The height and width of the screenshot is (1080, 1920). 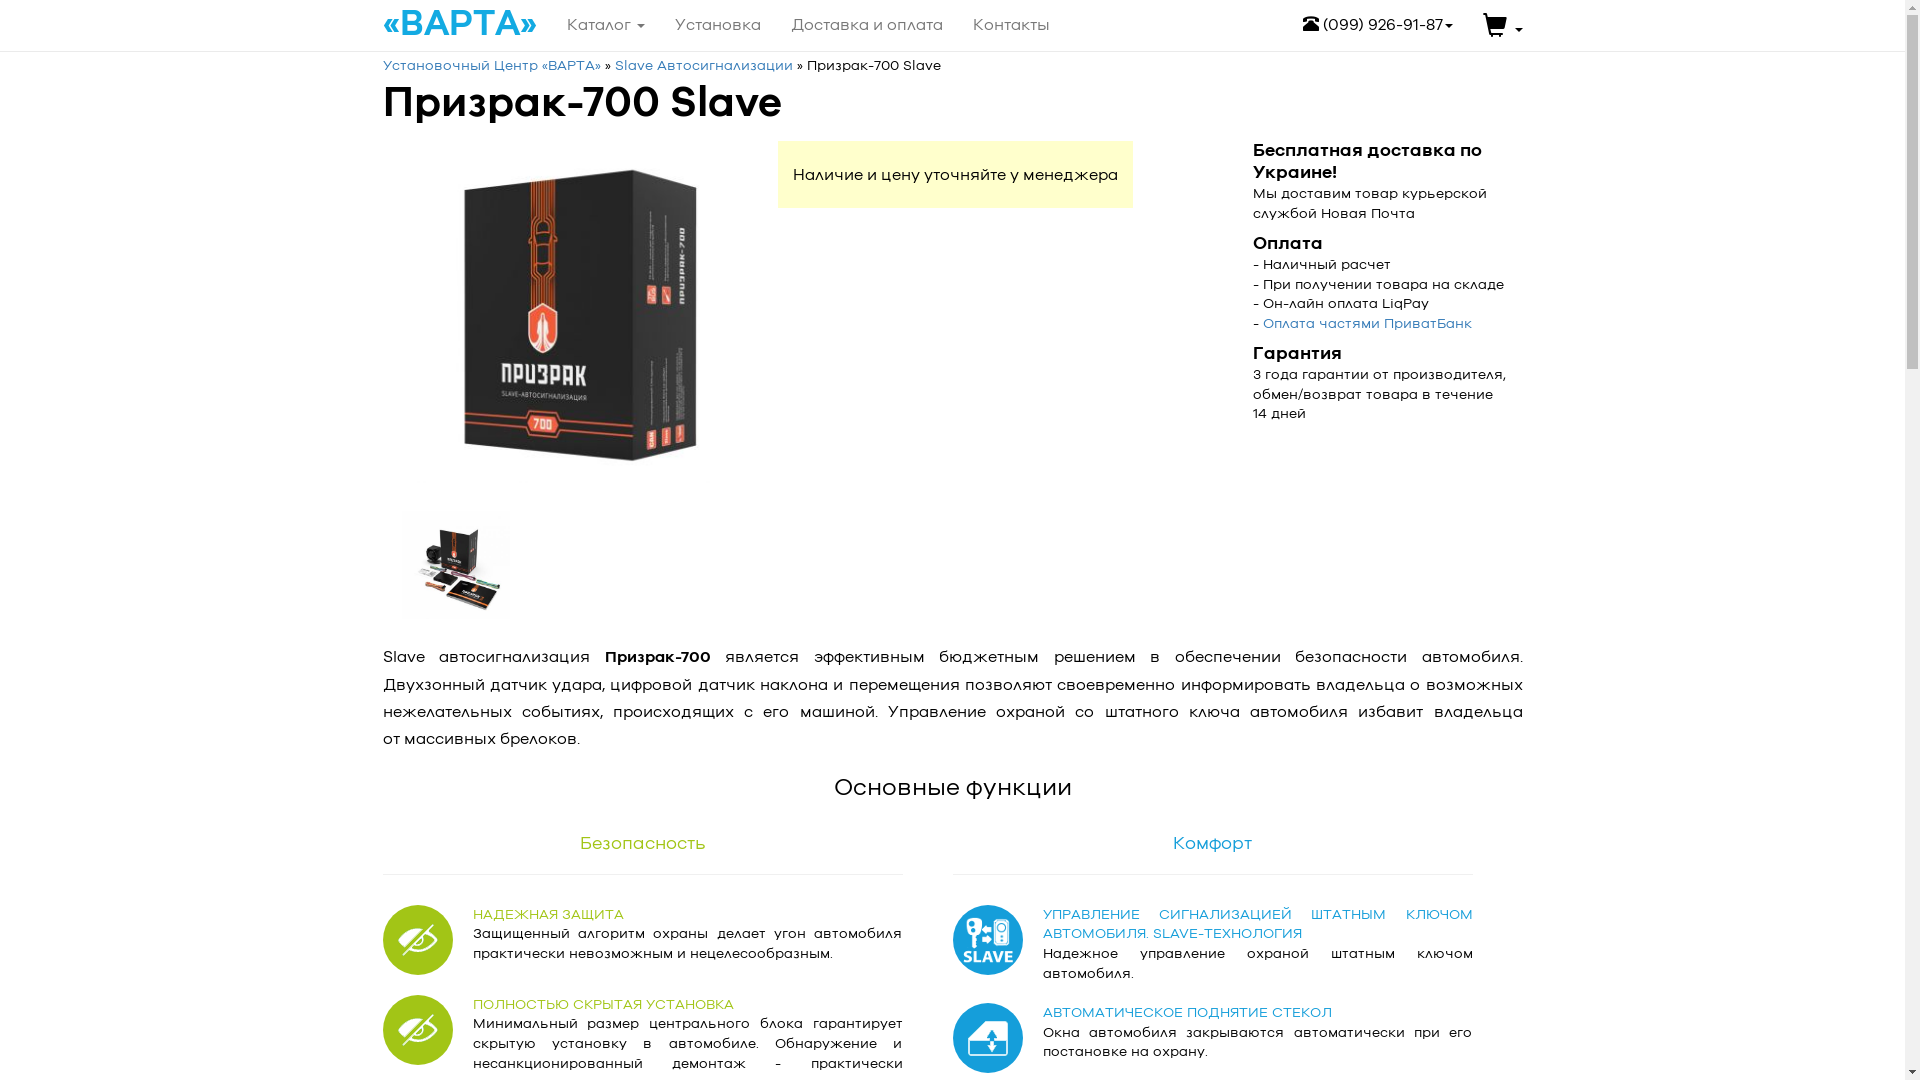 What do you see at coordinates (1376, 24) in the screenshot?
I see `'(099) 926-91-87'` at bounding box center [1376, 24].